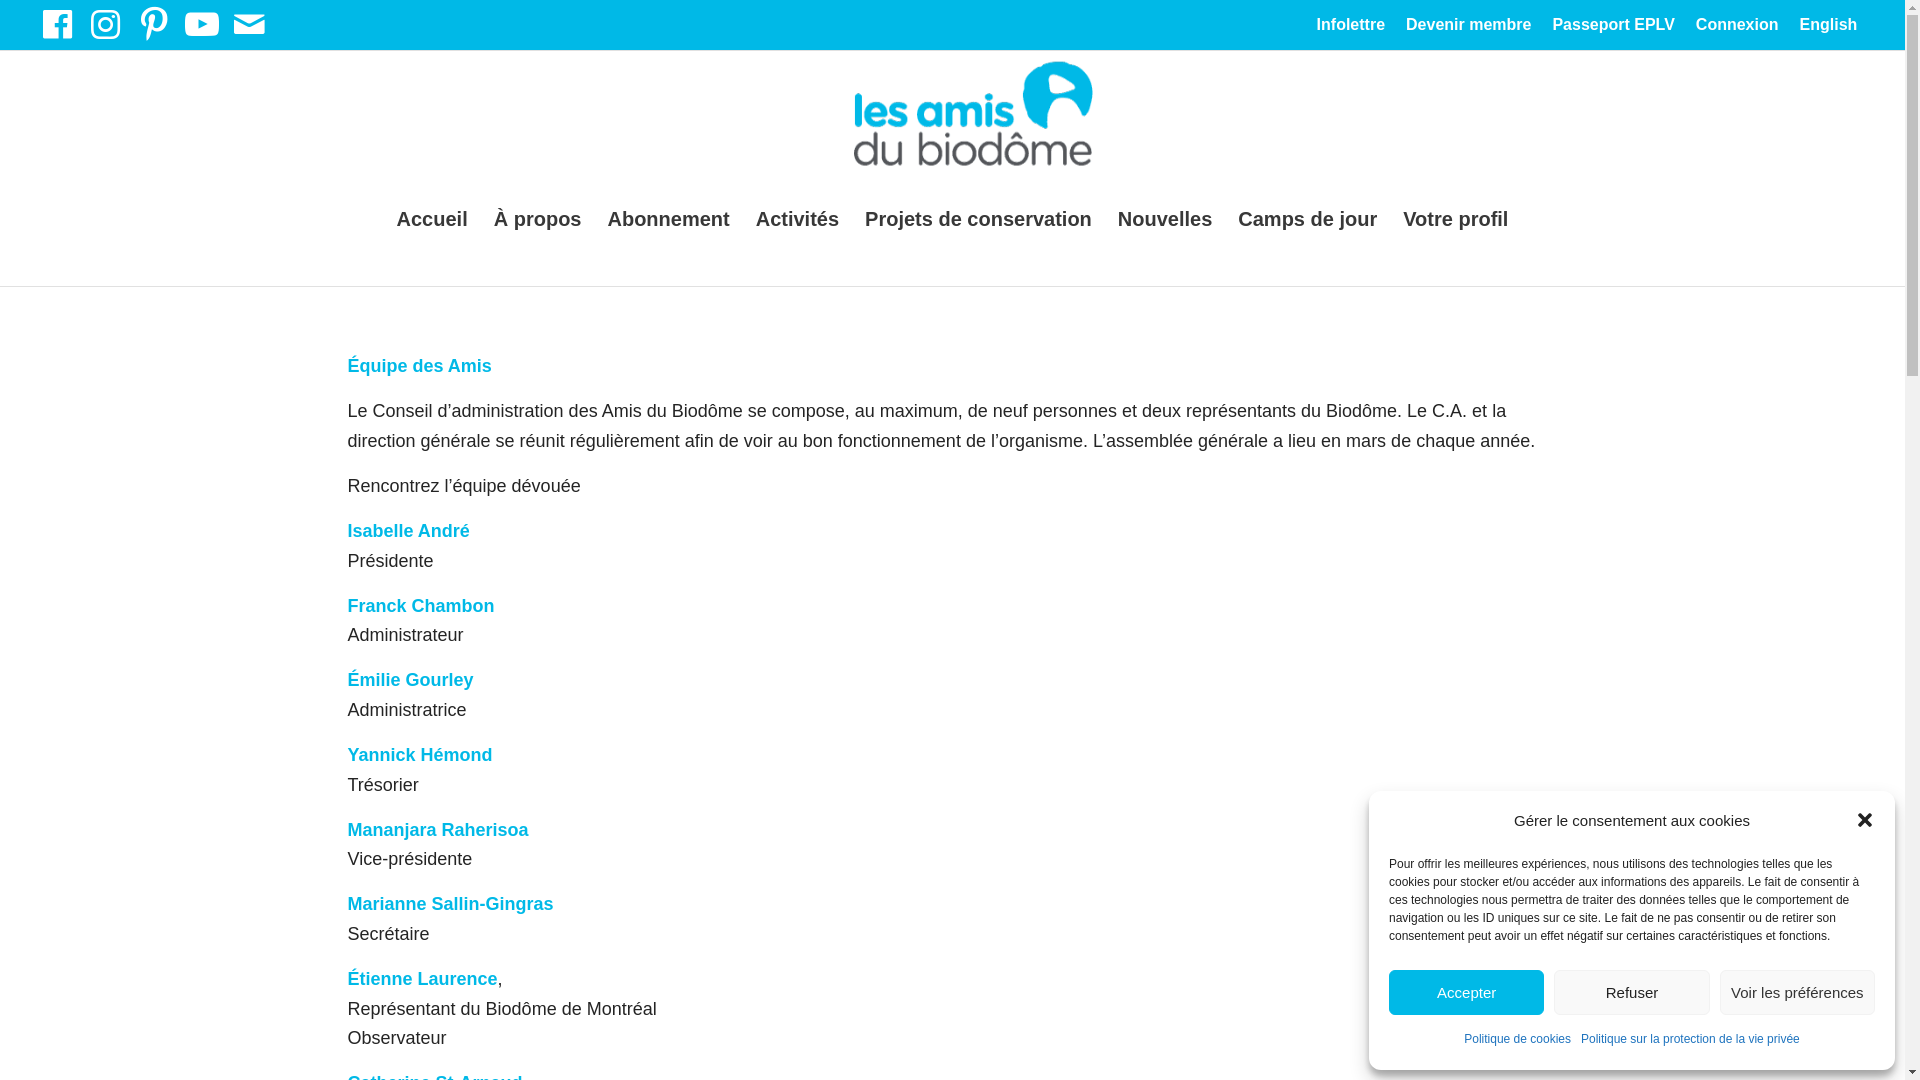 Image resolution: width=1920 pixels, height=1080 pixels. Describe the element at coordinates (667, 219) in the screenshot. I see `'Abonnement'` at that location.